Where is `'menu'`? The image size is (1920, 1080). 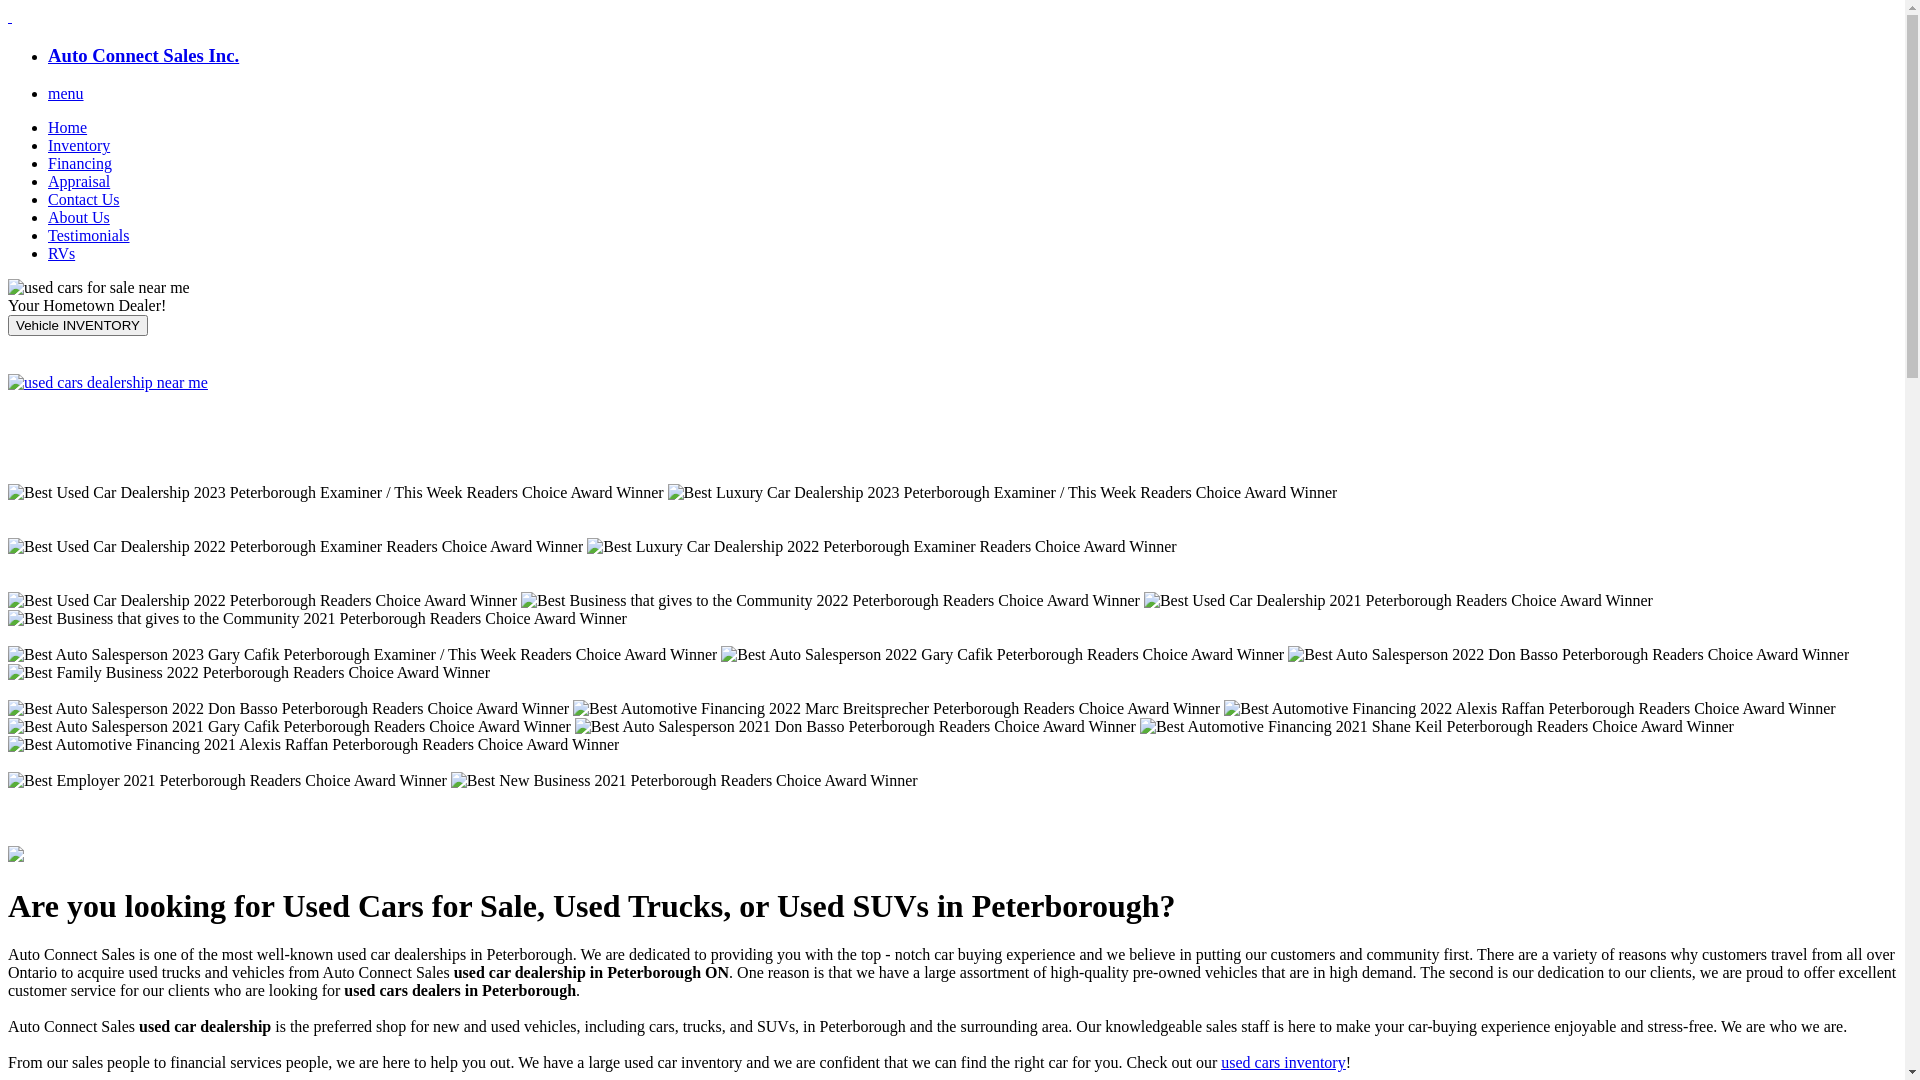 'menu' is located at coordinates (66, 93).